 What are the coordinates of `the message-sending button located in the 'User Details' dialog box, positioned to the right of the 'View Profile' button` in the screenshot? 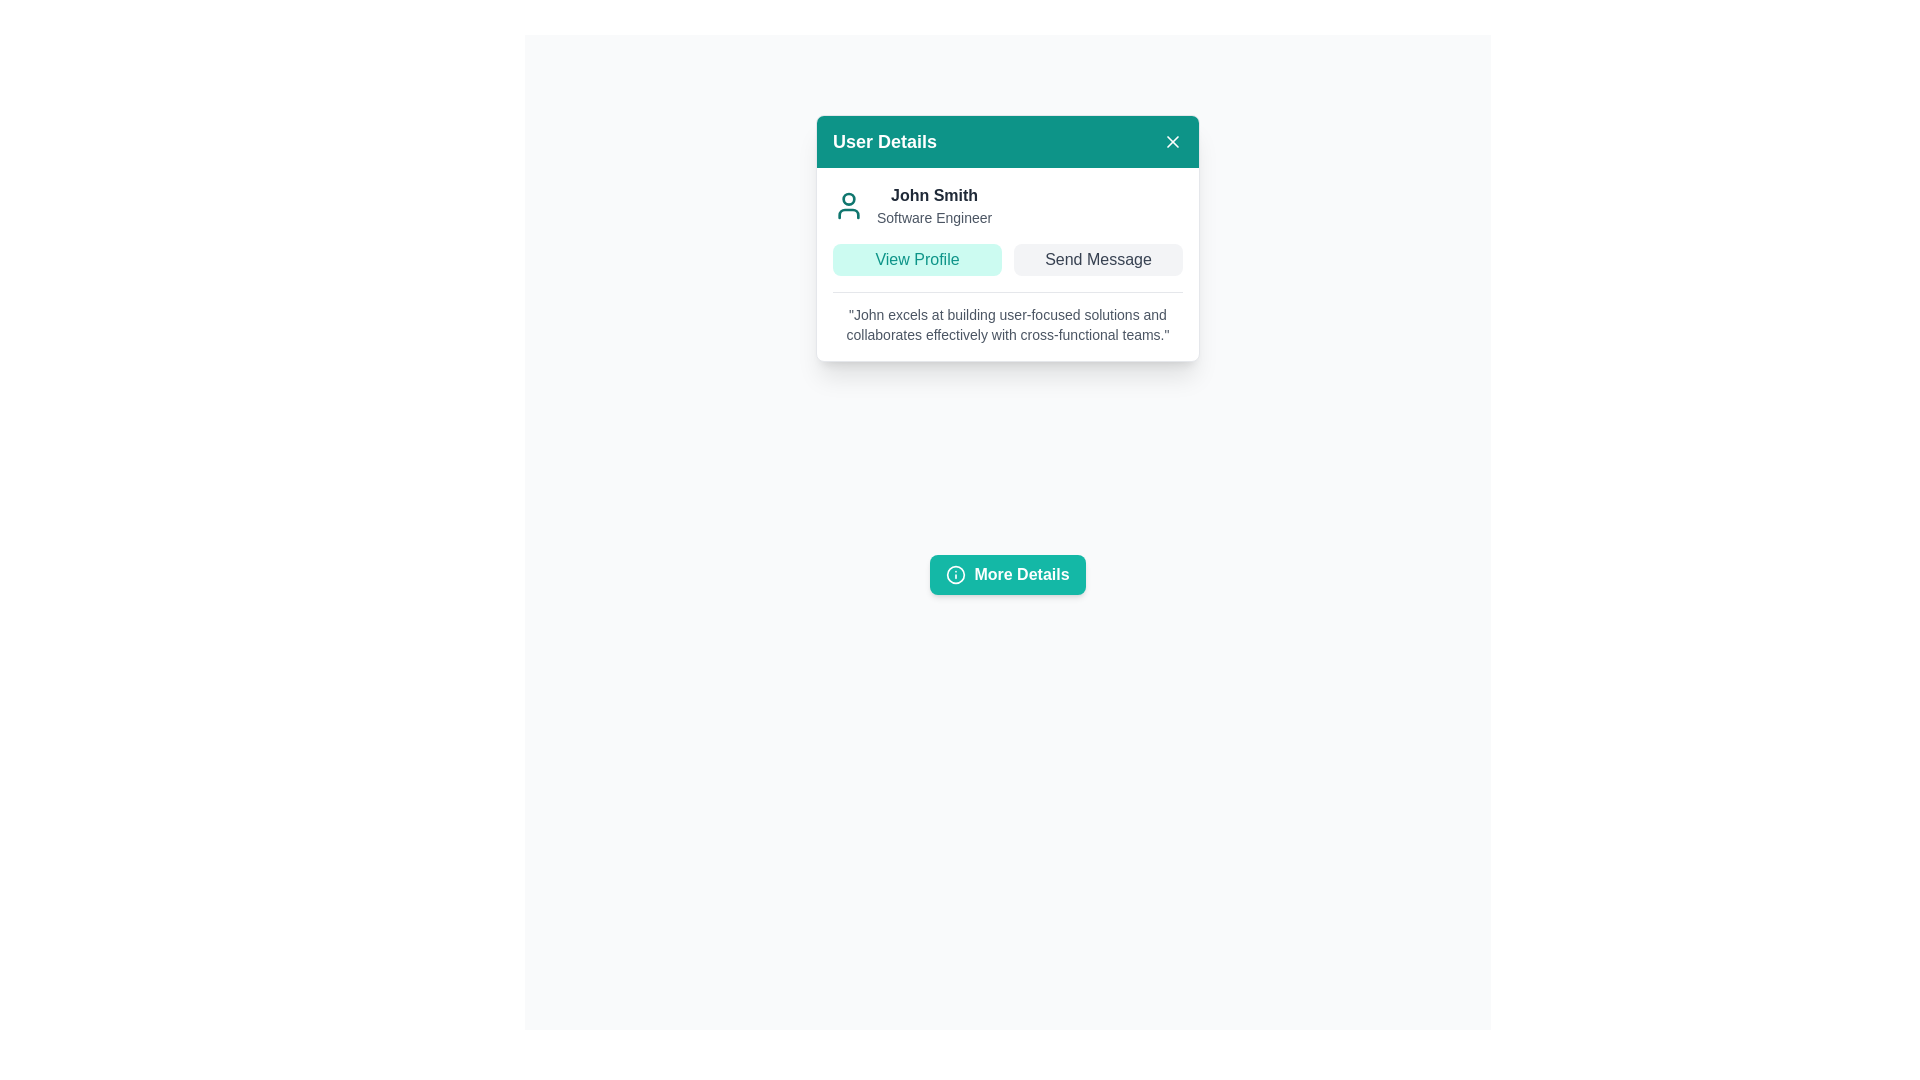 It's located at (1097, 258).